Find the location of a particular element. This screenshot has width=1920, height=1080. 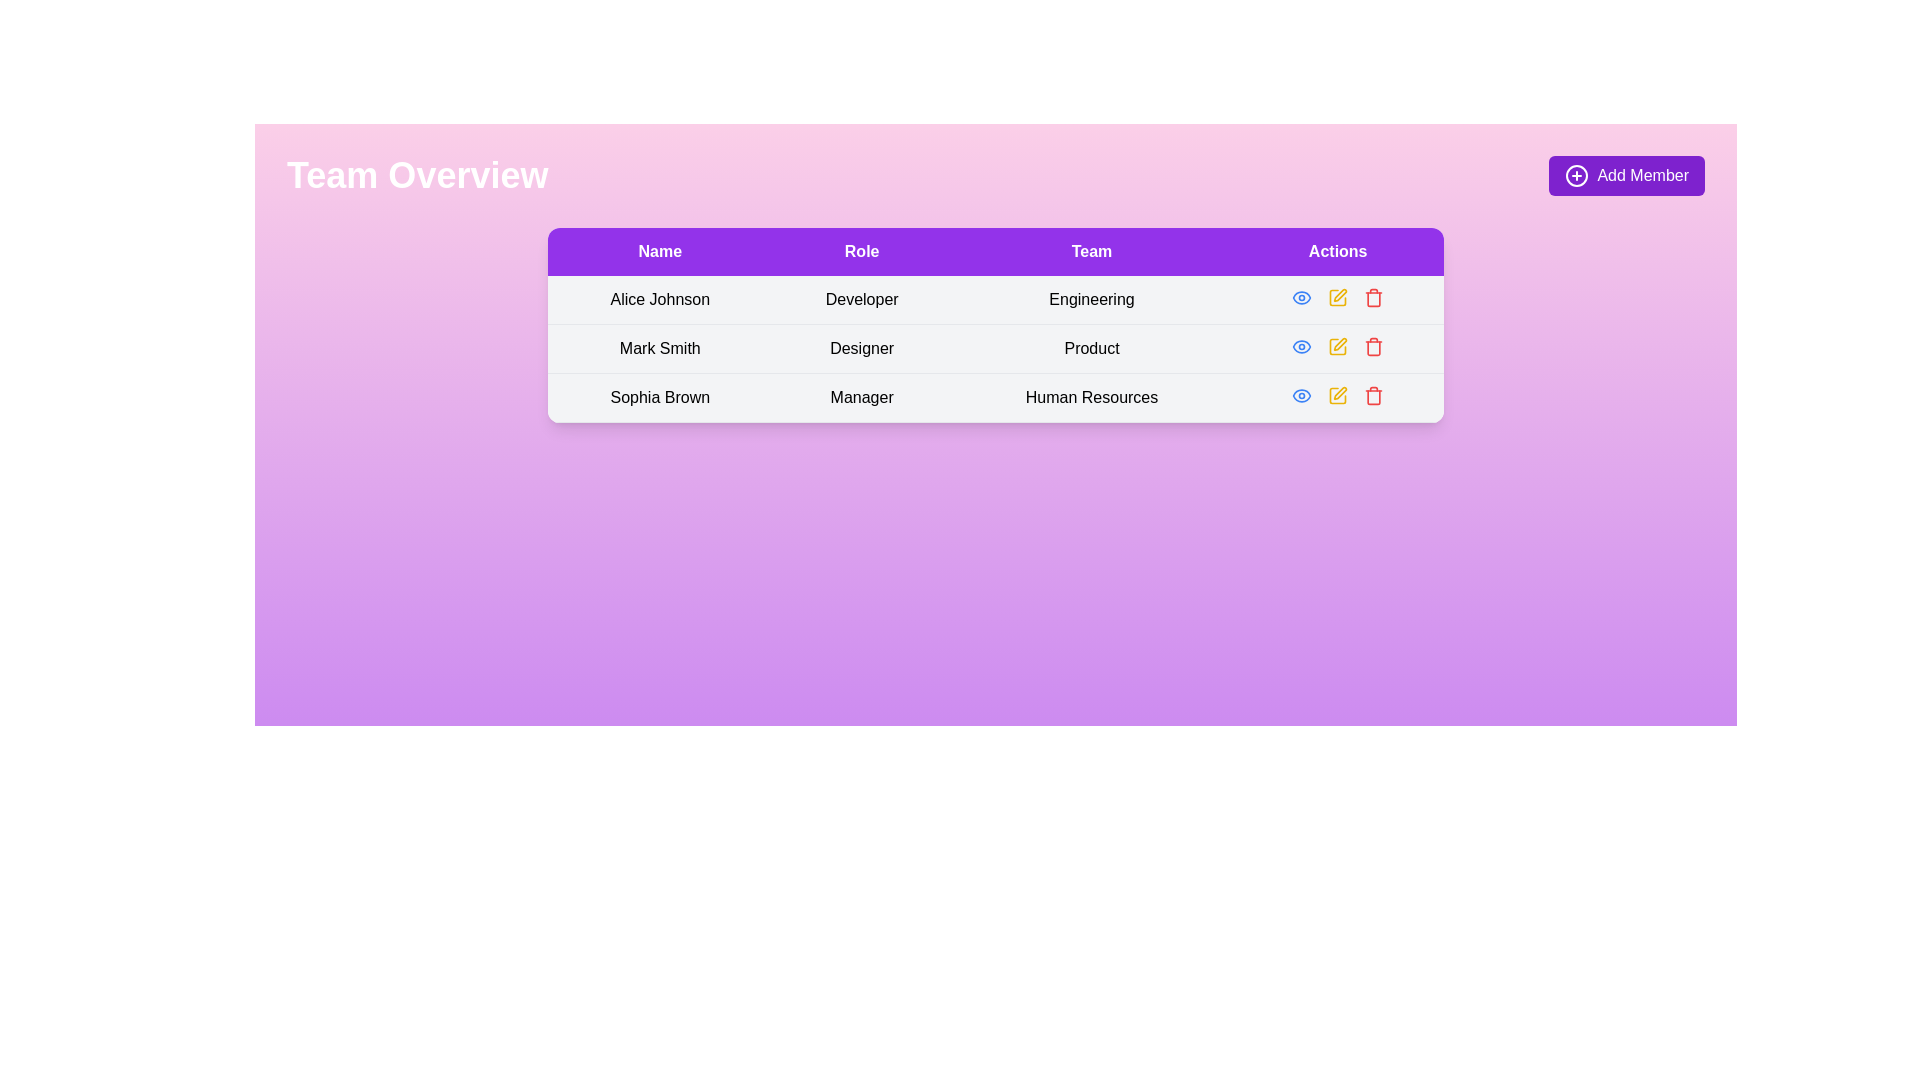

the blue eye-shaped icon in the 'Actions' column for the first row of the table corresponding to user 'Alice Johnson' is located at coordinates (1302, 297).